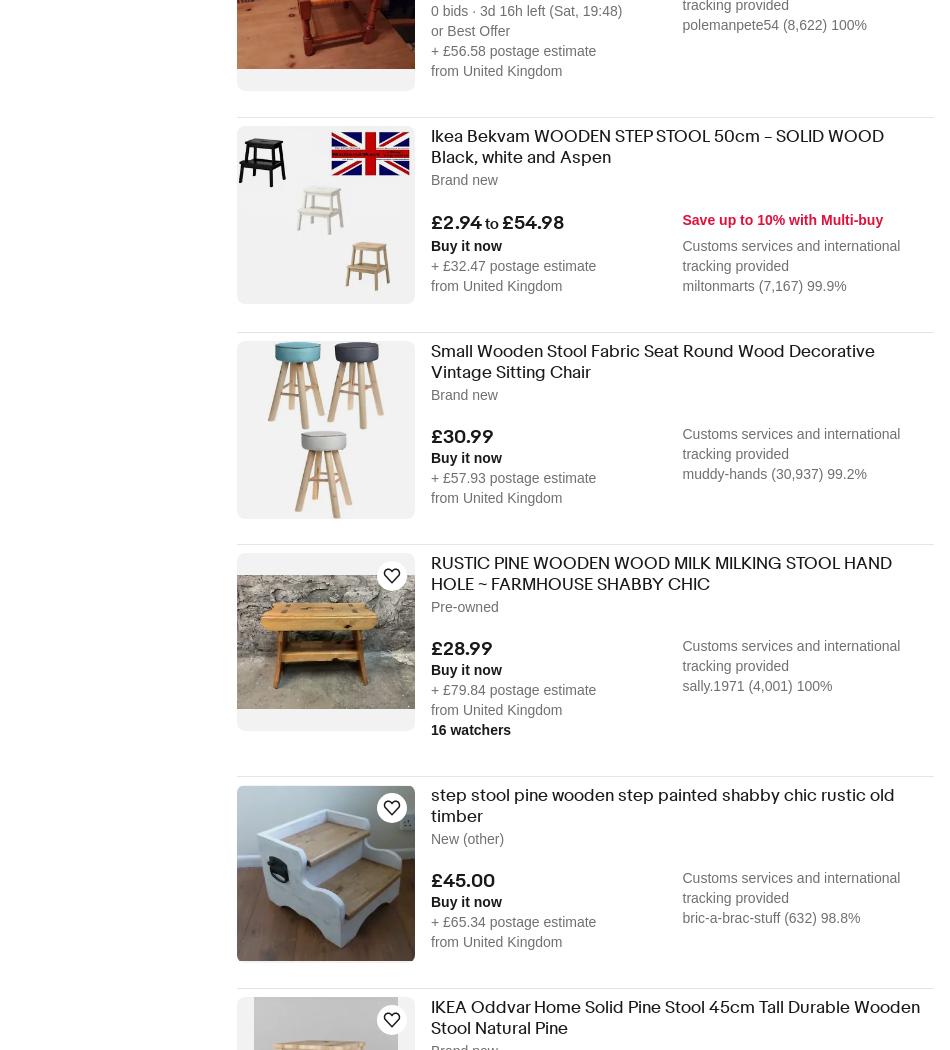 The image size is (950, 1050). Describe the element at coordinates (463, 605) in the screenshot. I see `'Pre-owned'` at that location.